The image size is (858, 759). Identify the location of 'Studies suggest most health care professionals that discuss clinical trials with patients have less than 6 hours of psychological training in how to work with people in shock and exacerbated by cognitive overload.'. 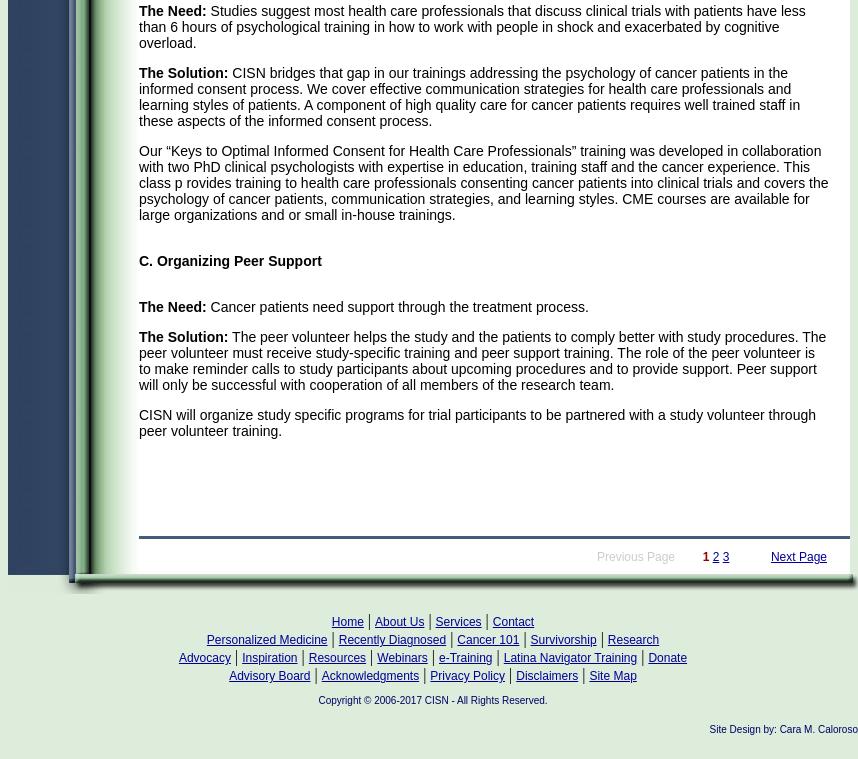
(137, 25).